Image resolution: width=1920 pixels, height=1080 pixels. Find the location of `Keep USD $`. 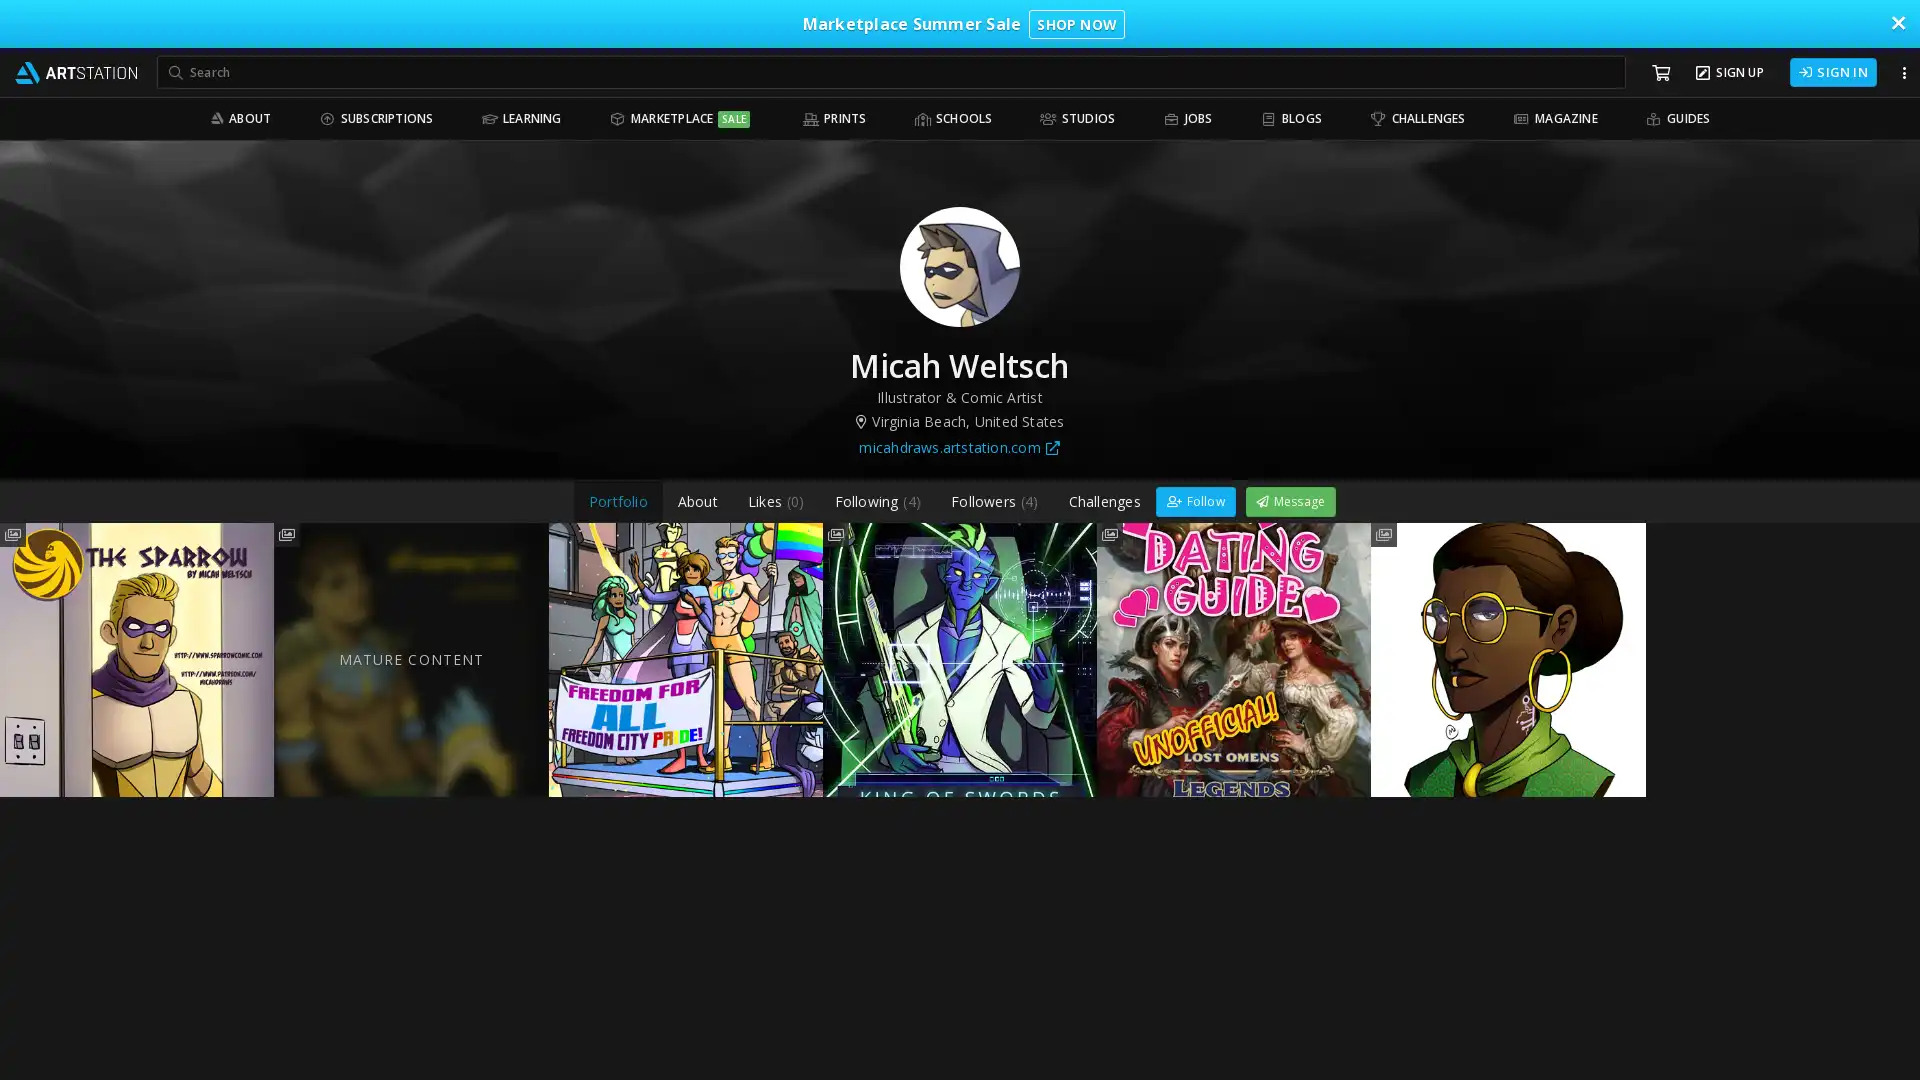

Keep USD $ is located at coordinates (835, 474).